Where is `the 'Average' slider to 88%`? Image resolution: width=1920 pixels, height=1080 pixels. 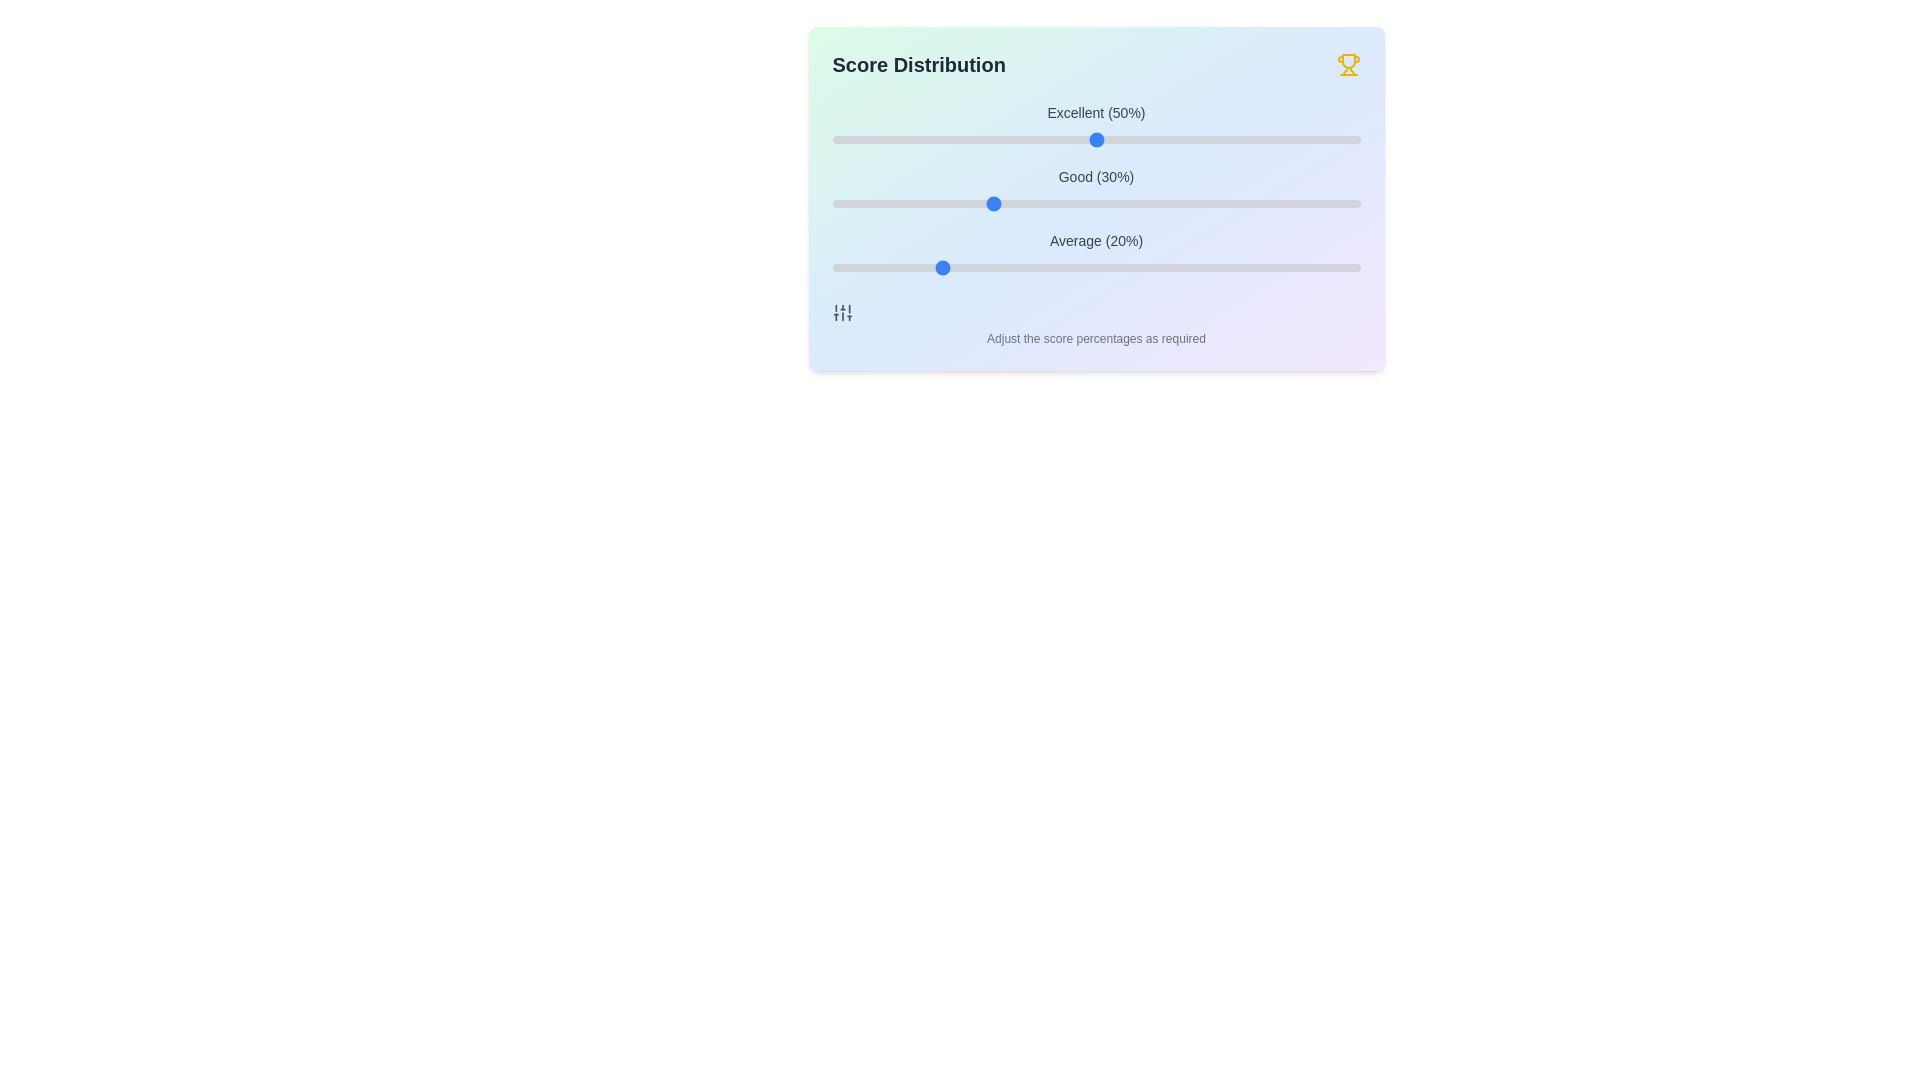 the 'Average' slider to 88% is located at coordinates (1297, 266).